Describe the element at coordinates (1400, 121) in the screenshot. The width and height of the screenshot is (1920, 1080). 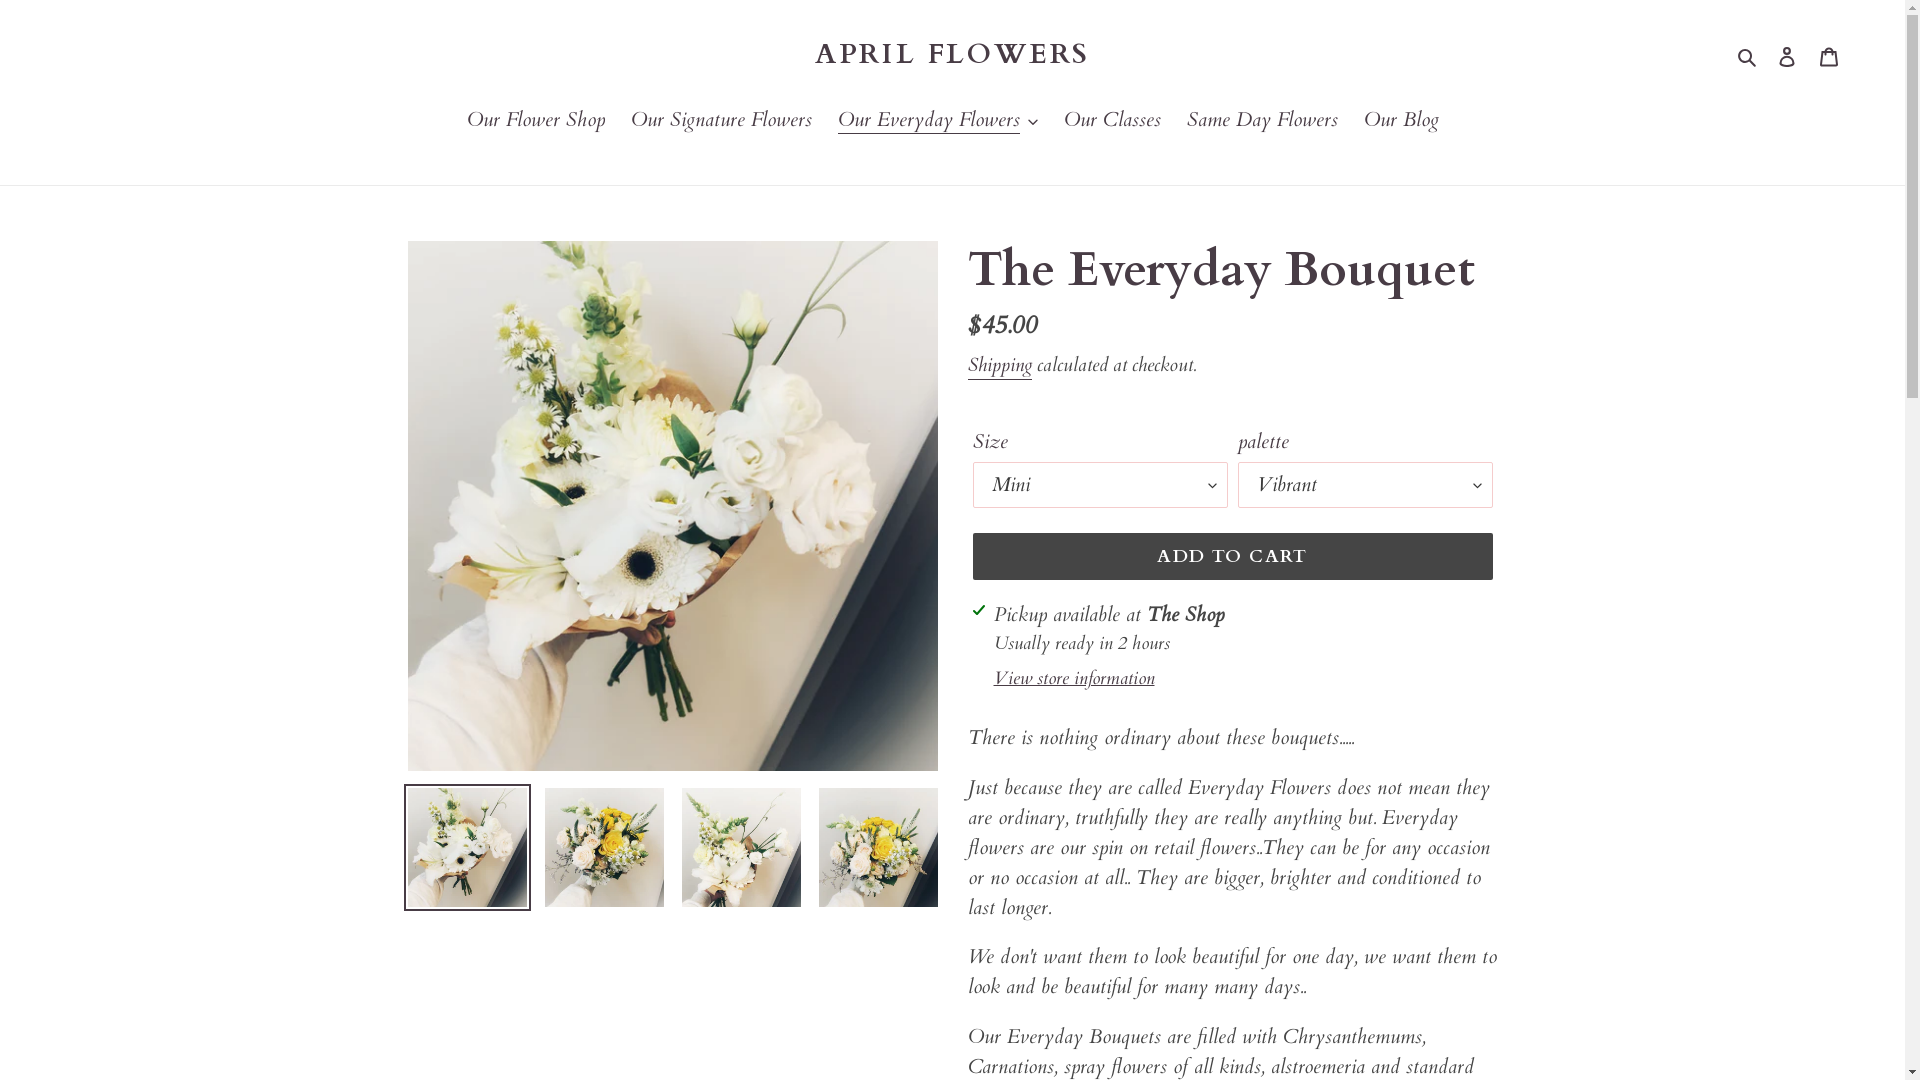
I see `'Our Blog'` at that location.